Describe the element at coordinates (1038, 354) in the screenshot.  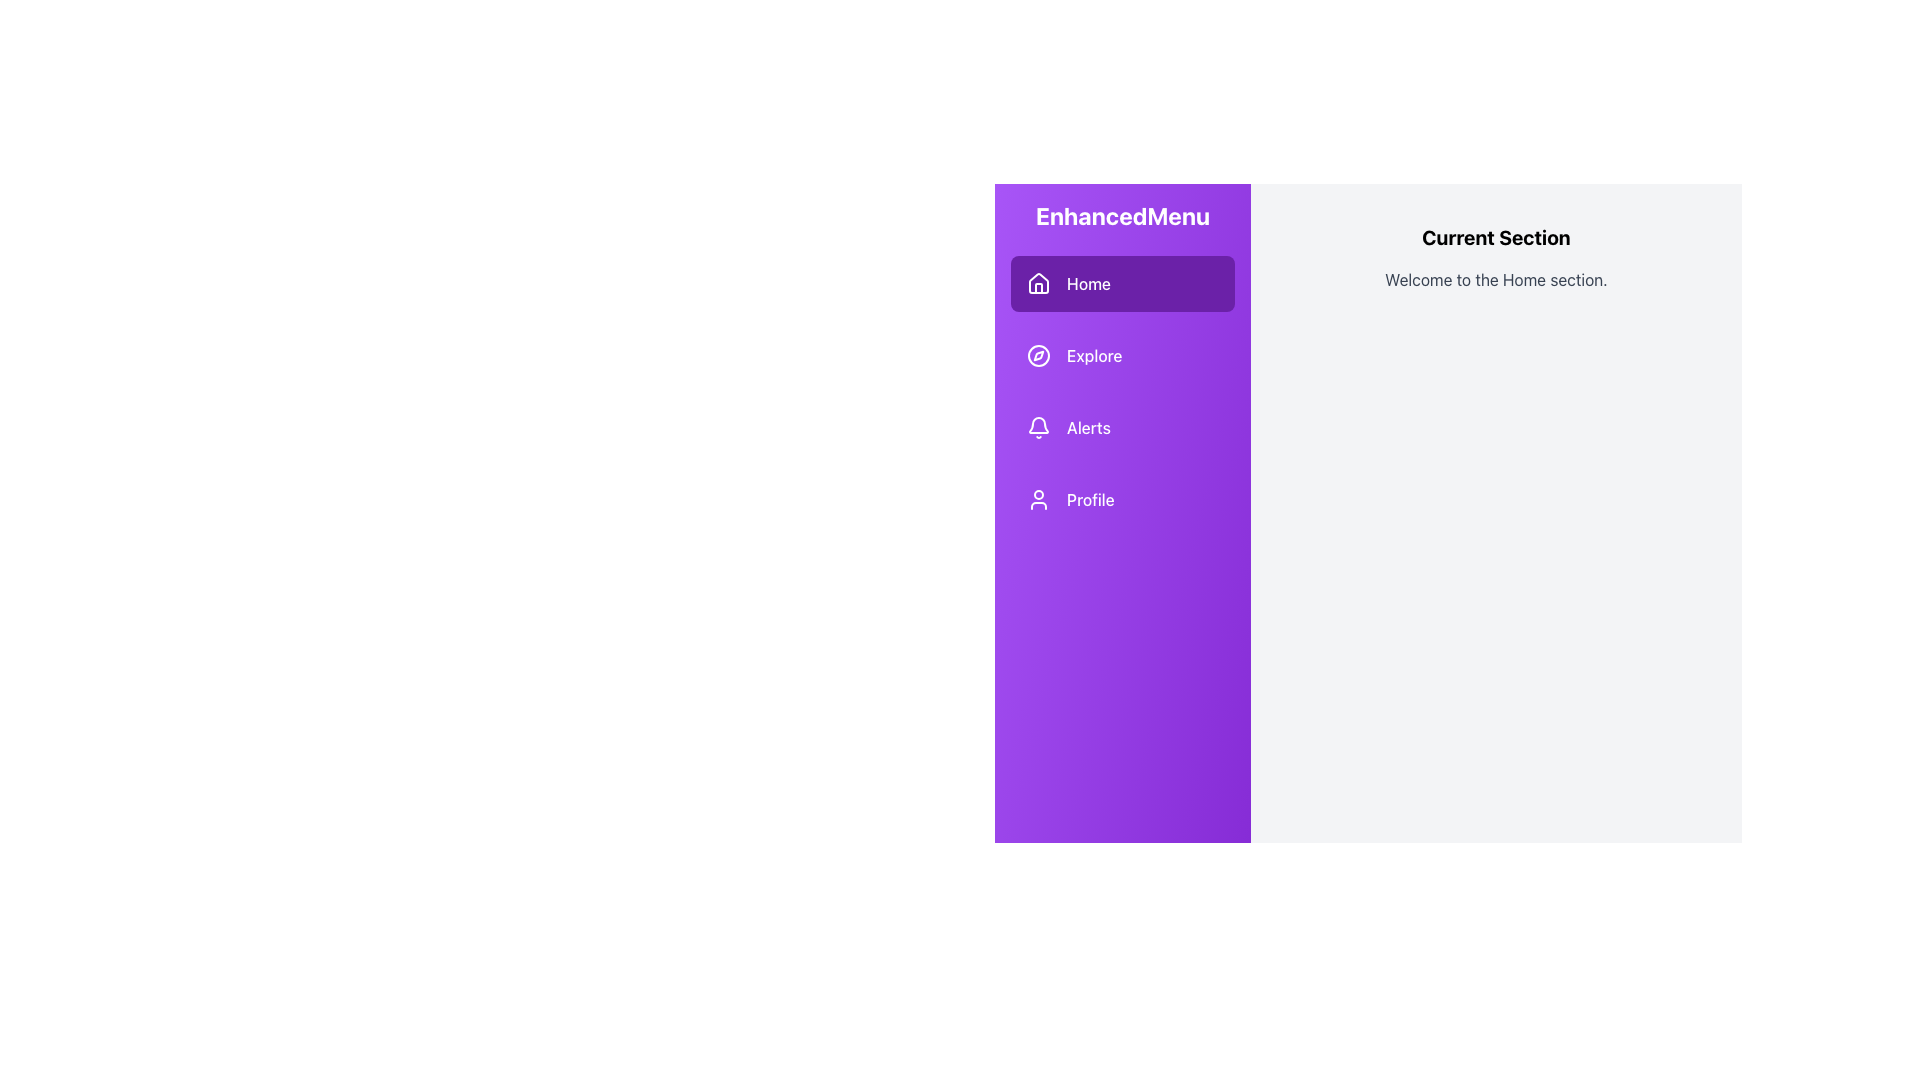
I see `the 'Explore' navigation icon located in the side navigation bar, which is positioned second in the list of options` at that location.